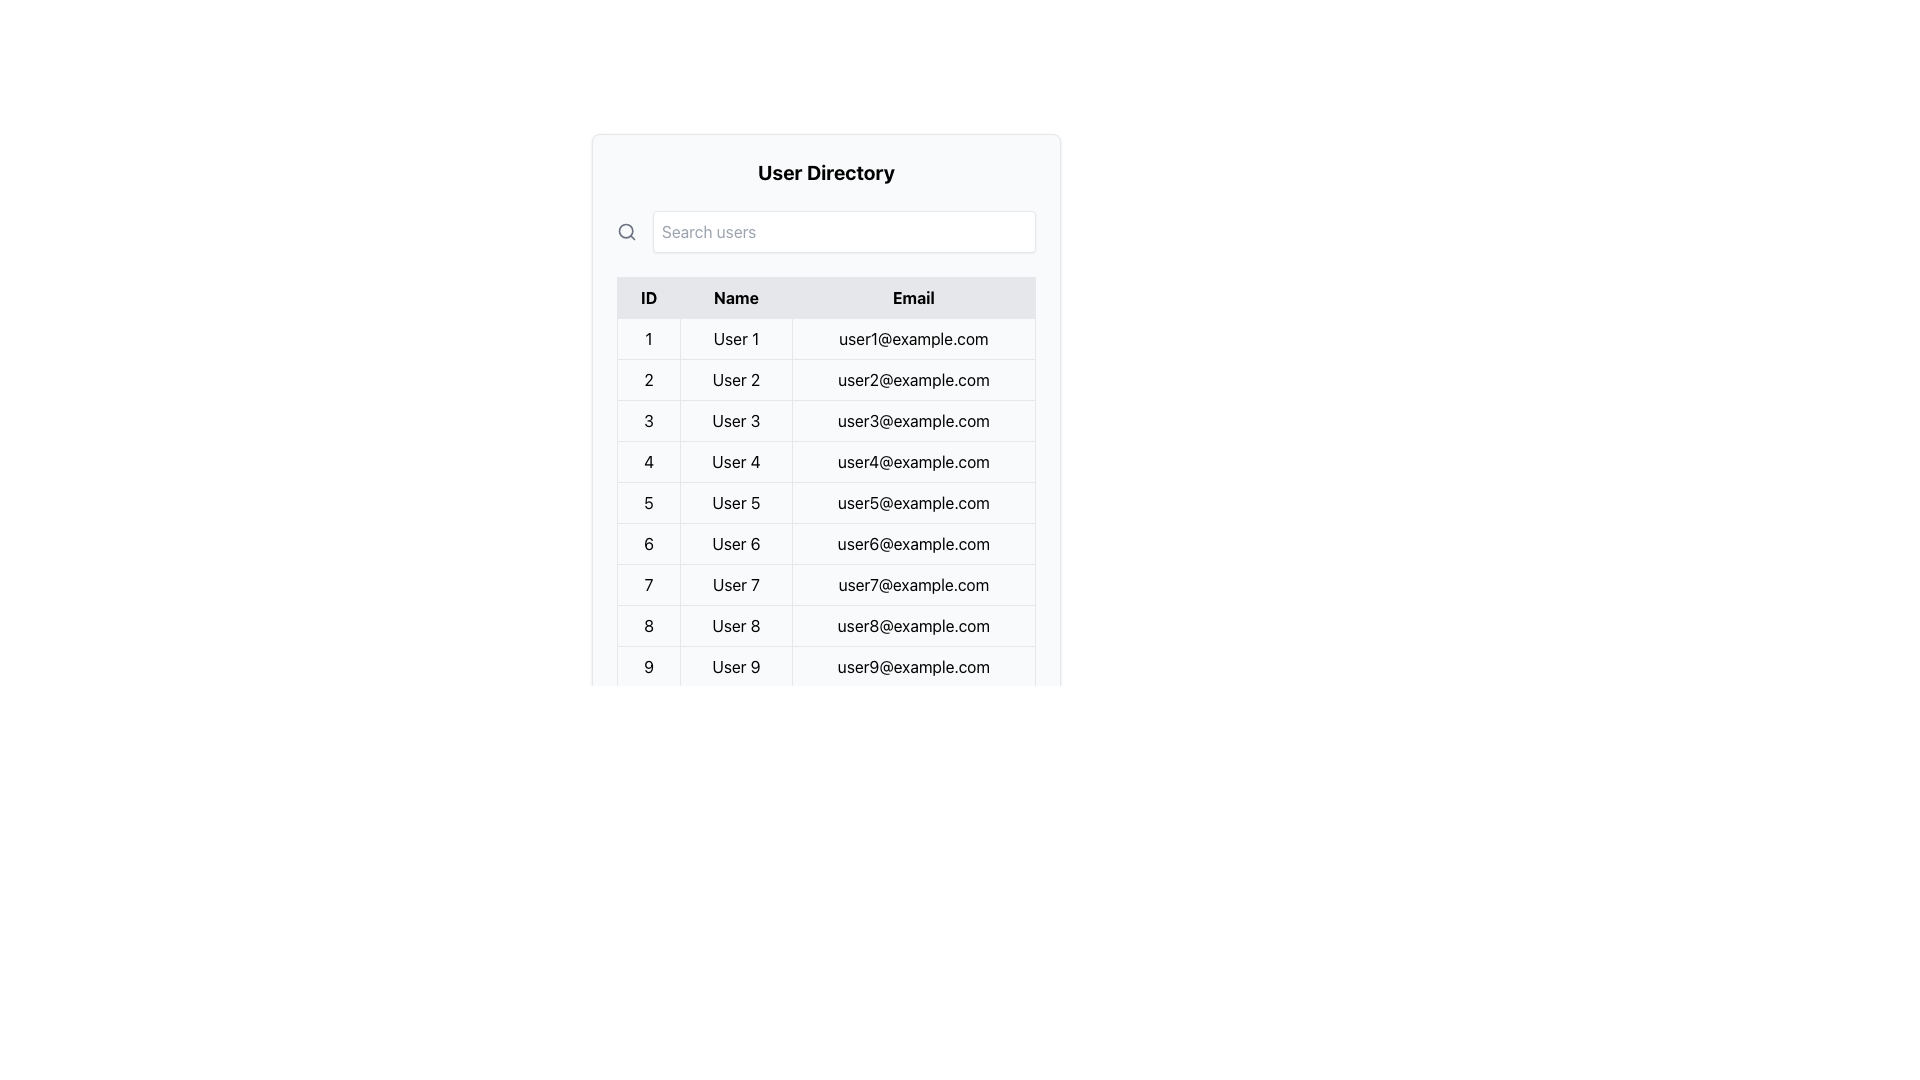 The width and height of the screenshot is (1920, 1080). I want to click on text from the header cell at the top-left corner of the table, which displays 'ID' in bold, so click(648, 297).